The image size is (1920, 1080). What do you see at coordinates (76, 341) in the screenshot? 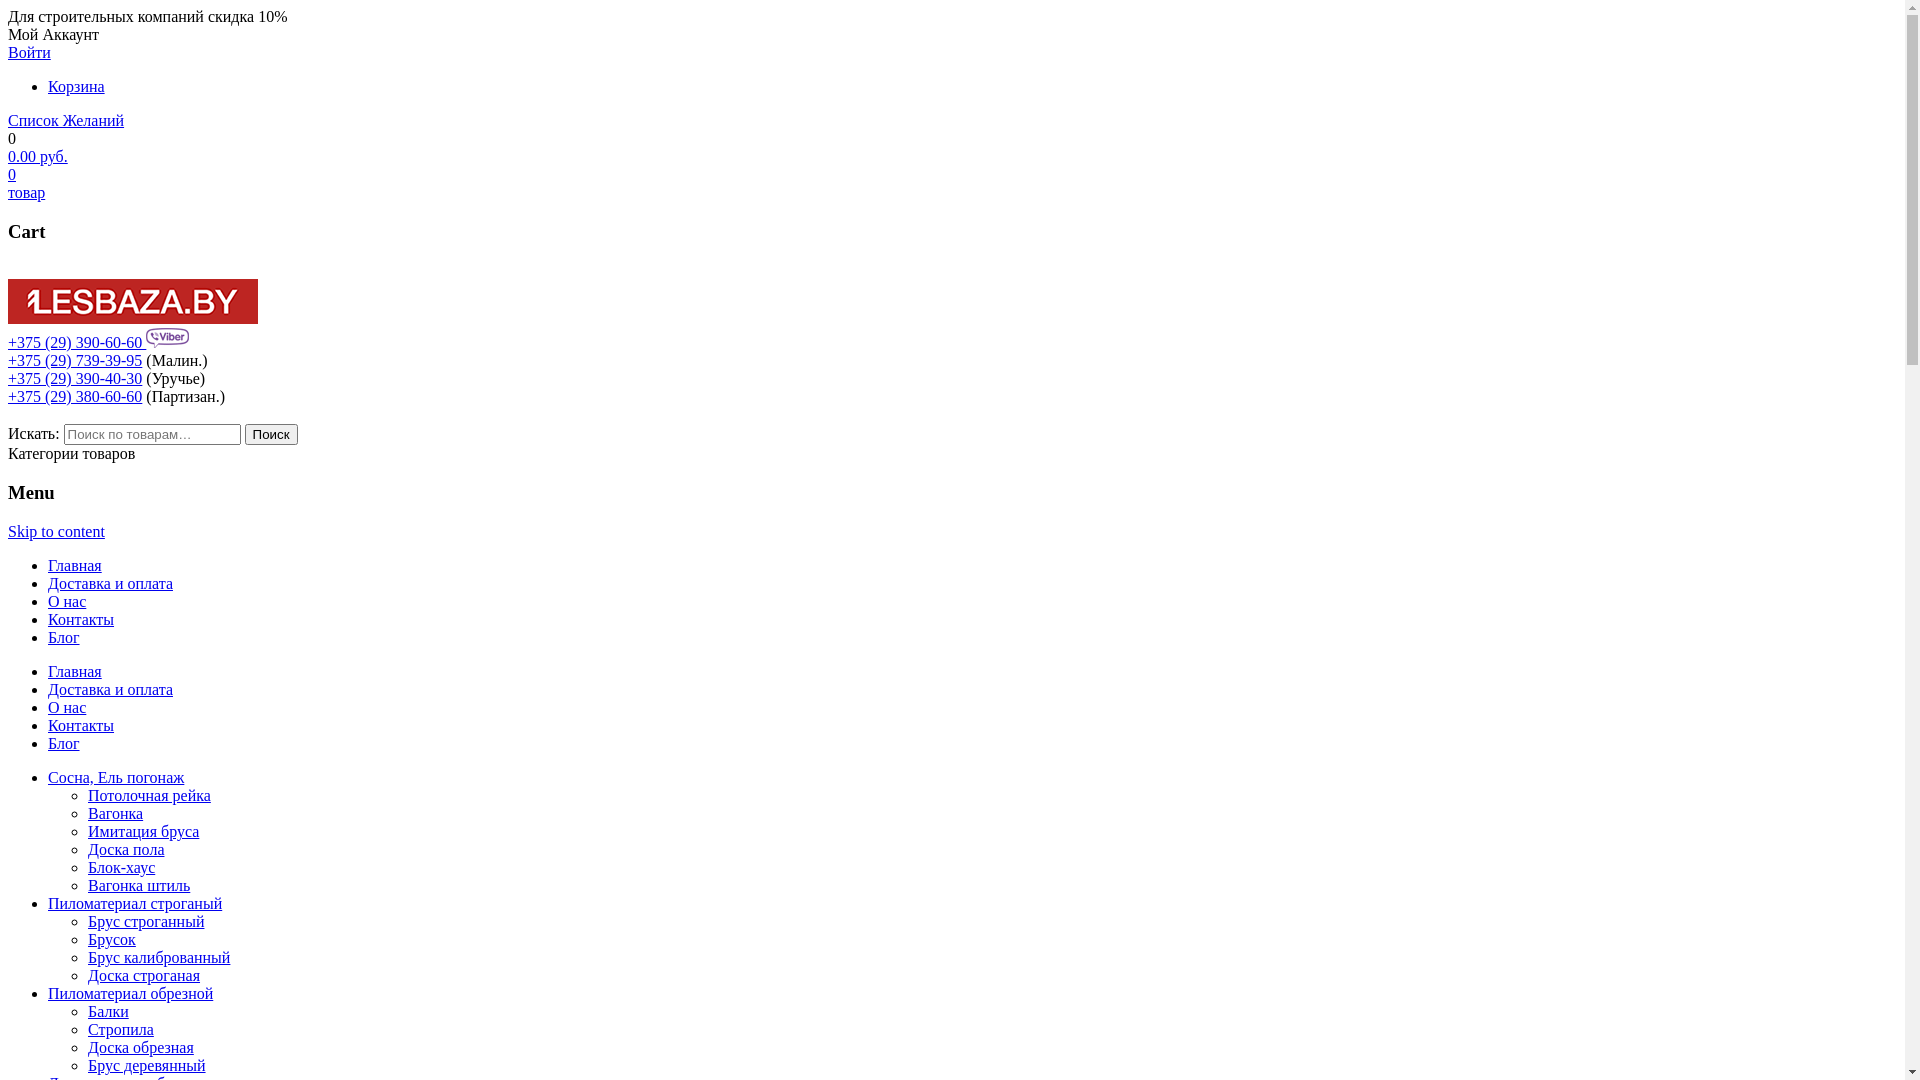
I see `'+375 (29) 390-60-60'` at bounding box center [76, 341].